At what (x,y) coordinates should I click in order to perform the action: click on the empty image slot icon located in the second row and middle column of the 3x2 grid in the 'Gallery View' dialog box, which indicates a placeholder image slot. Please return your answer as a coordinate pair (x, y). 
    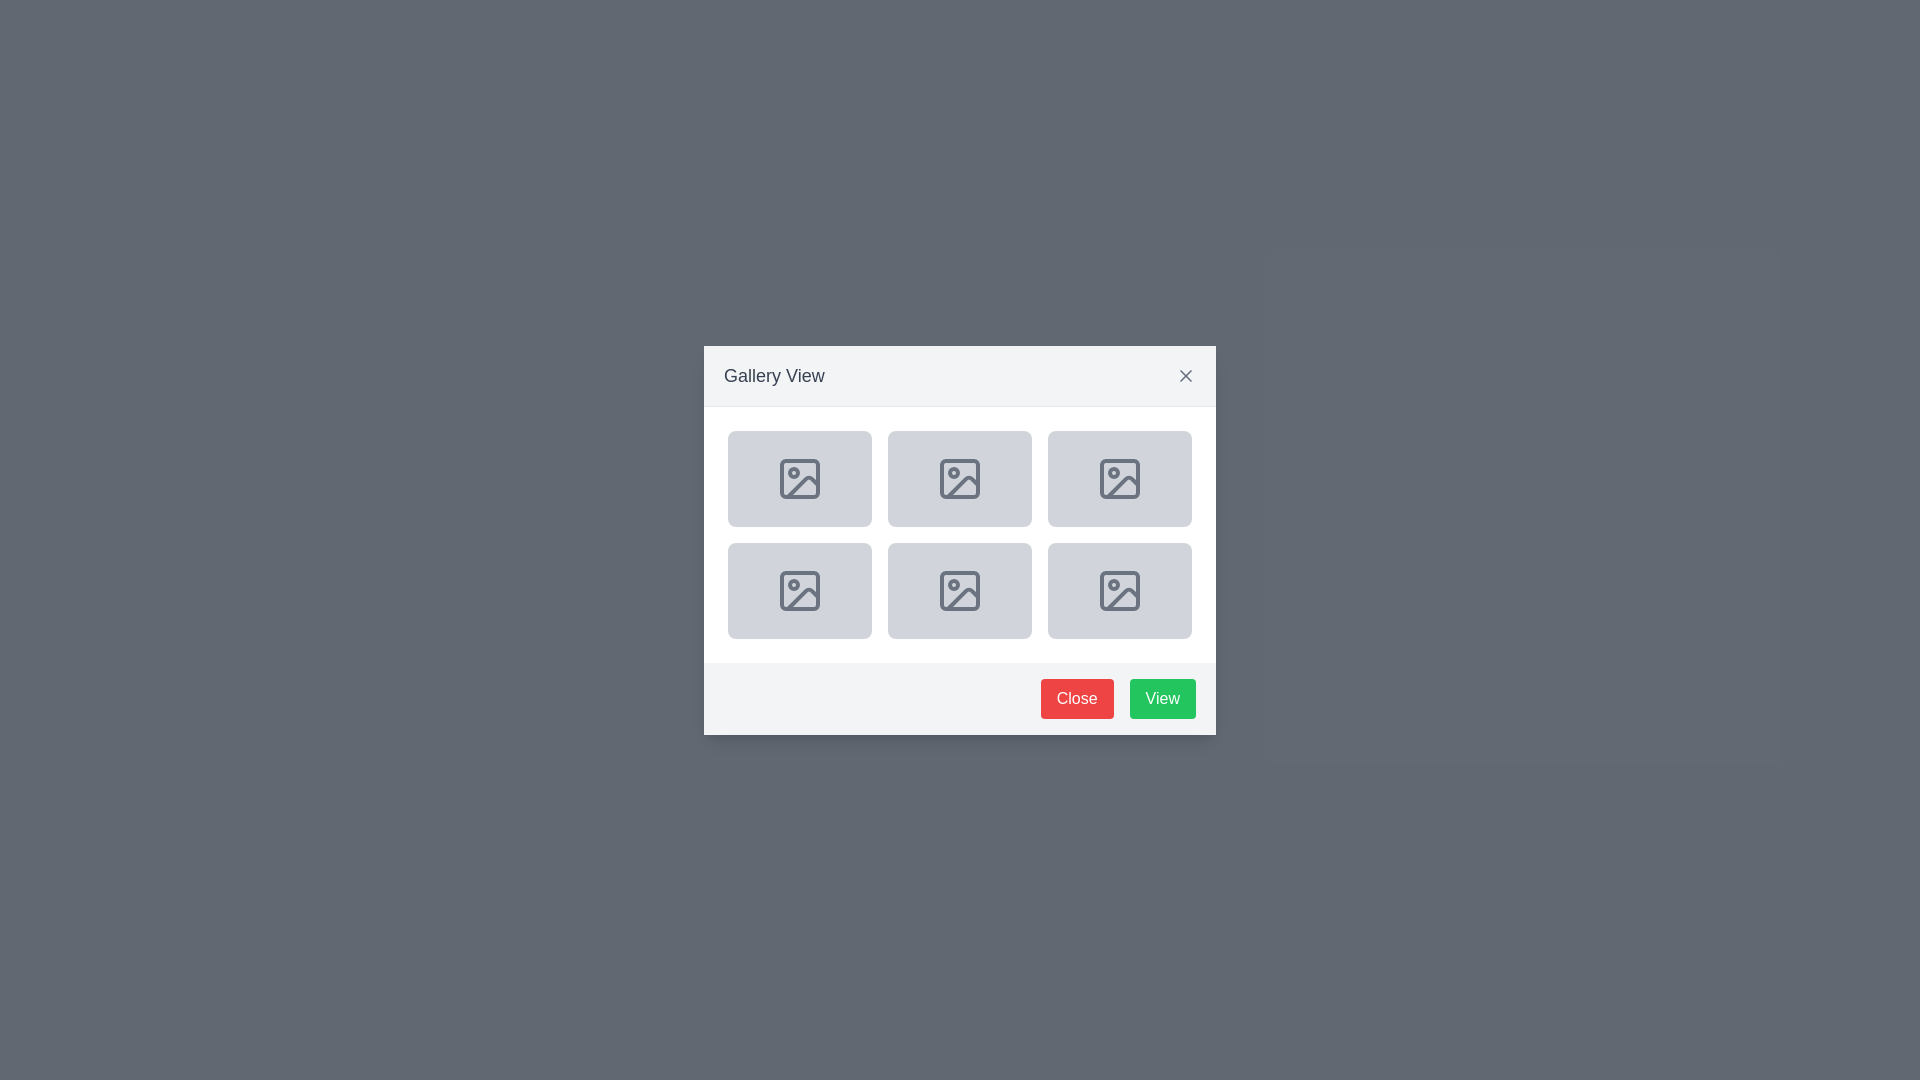
    Looking at the image, I should click on (960, 589).